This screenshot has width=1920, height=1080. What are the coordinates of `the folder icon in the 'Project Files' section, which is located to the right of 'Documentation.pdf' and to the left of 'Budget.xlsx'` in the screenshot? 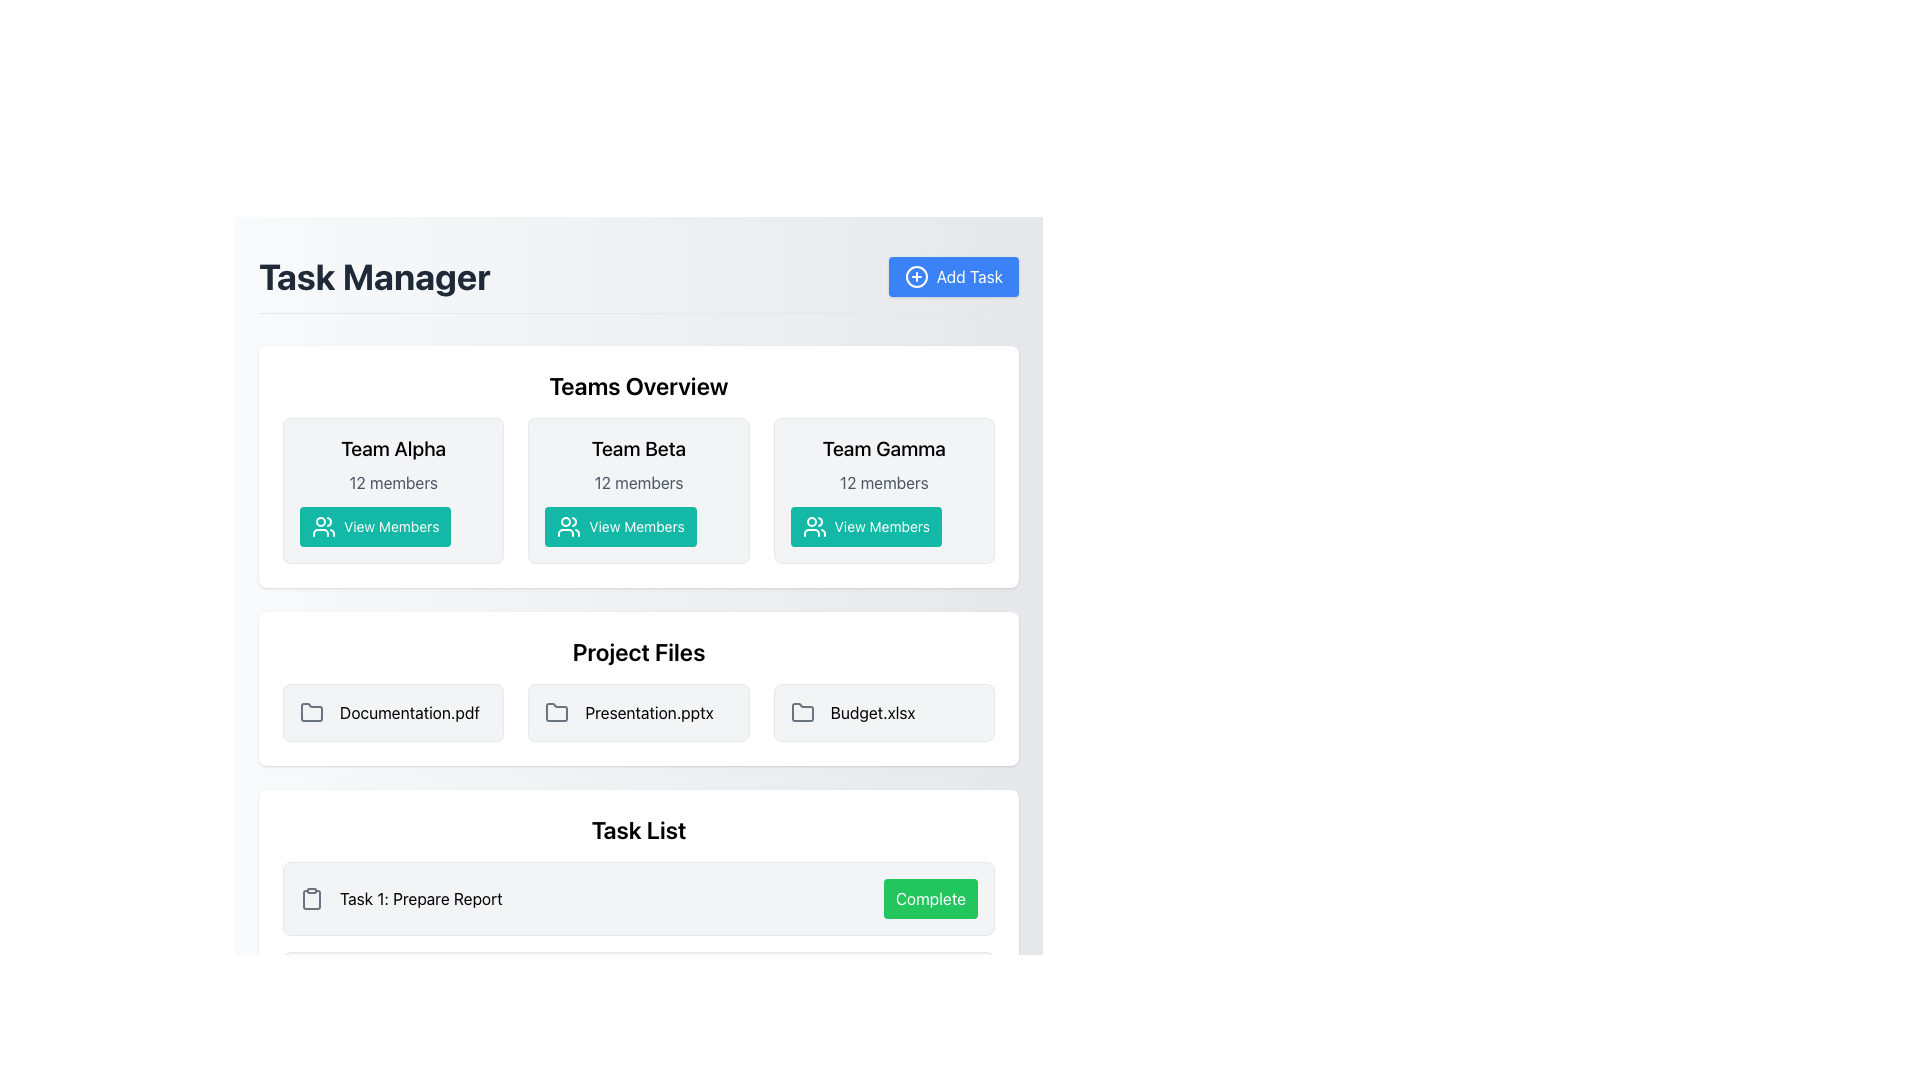 It's located at (311, 711).